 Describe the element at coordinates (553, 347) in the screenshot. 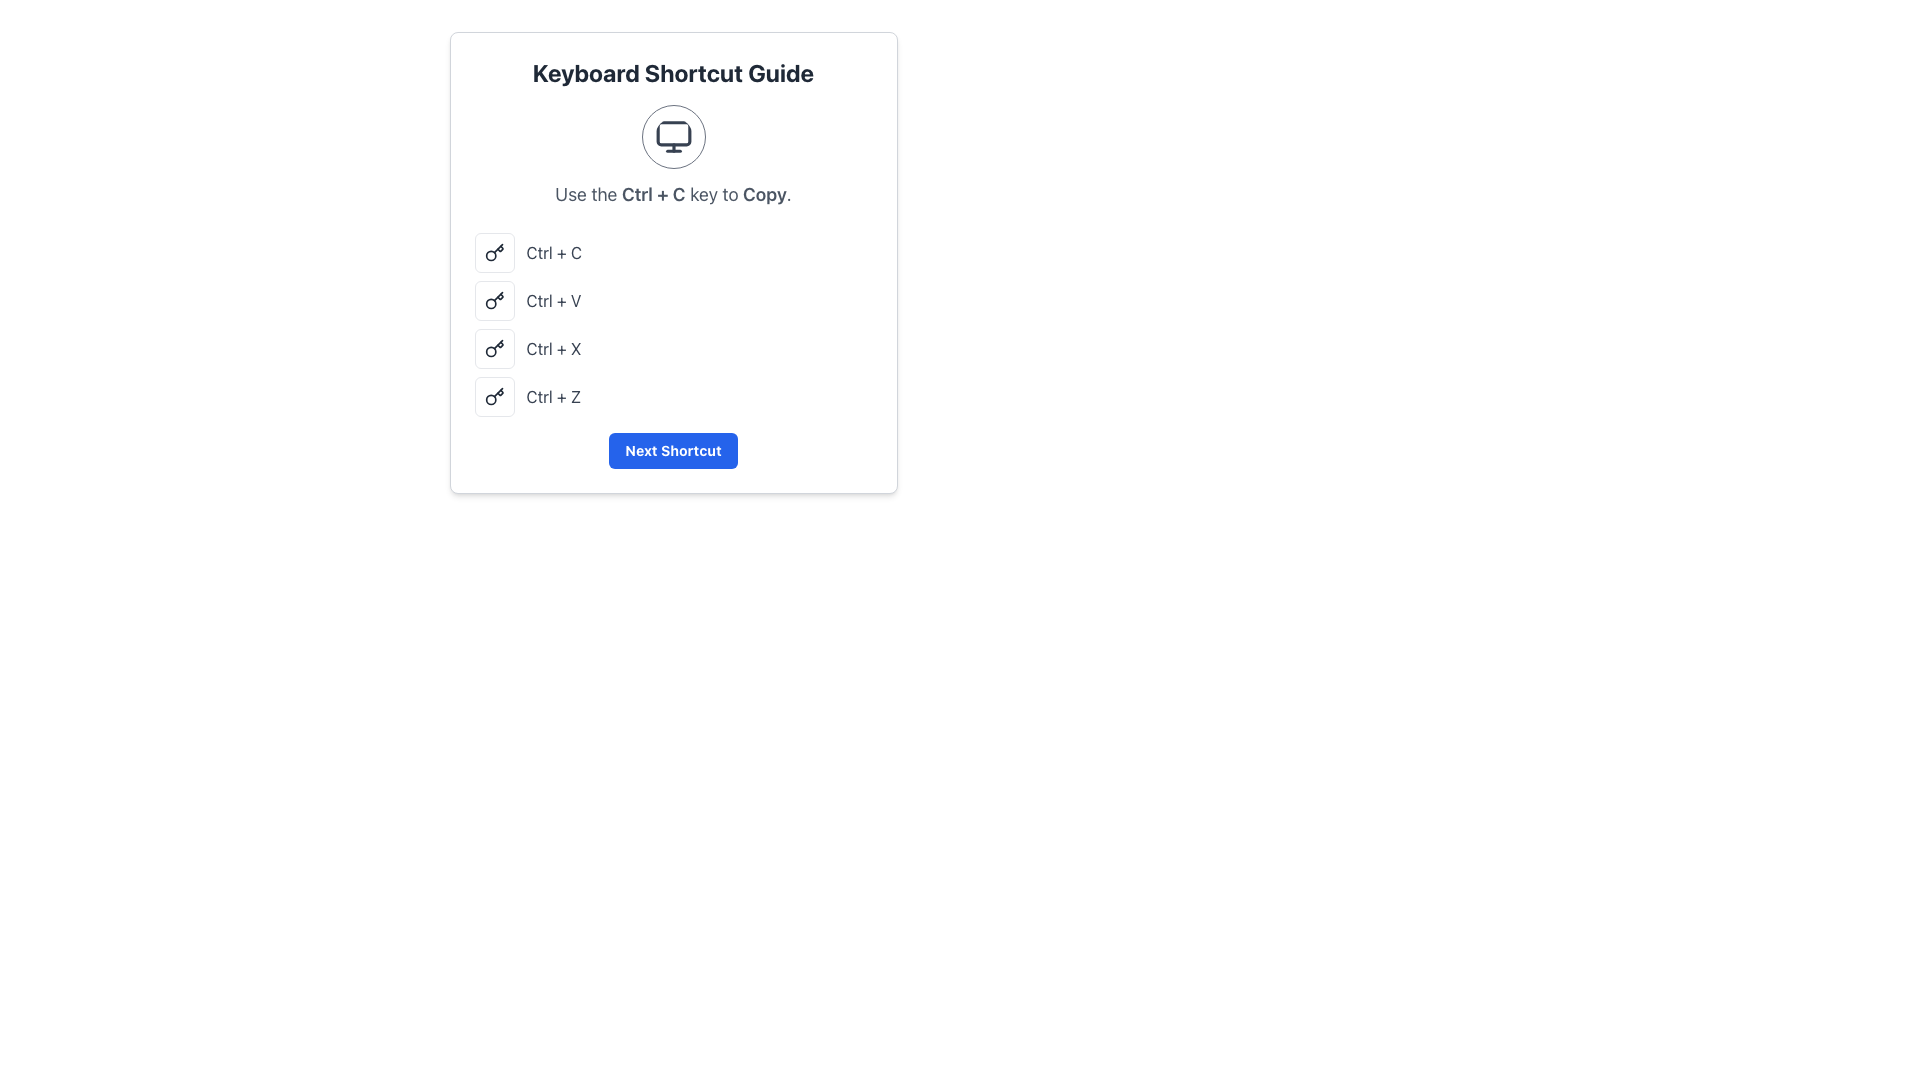

I see `the Text label that provides information about the 'Ctrl + X' keyboard shortcut, which is the third shortcut in the 'Keyboard Shortcut Guide', located between 'Ctrl + V' and 'Ctrl + Z'` at that location.